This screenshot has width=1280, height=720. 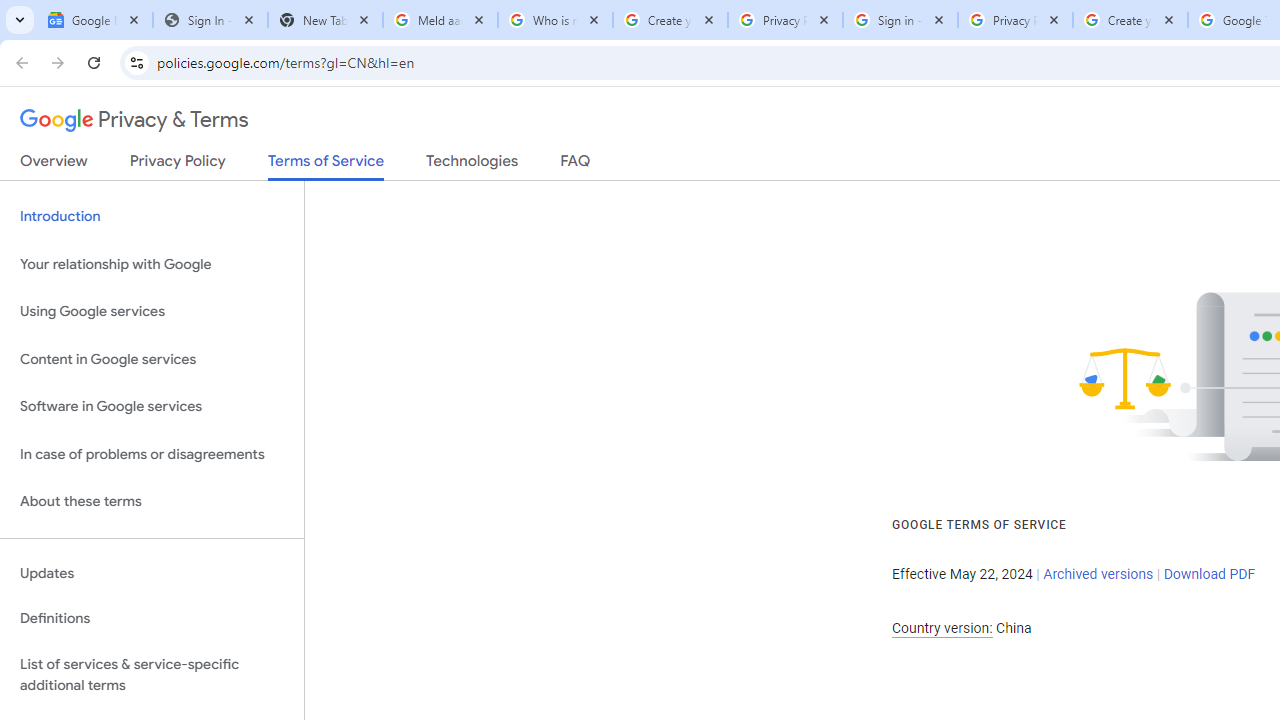 I want to click on 'Sign in - Google Accounts', so click(x=899, y=20).